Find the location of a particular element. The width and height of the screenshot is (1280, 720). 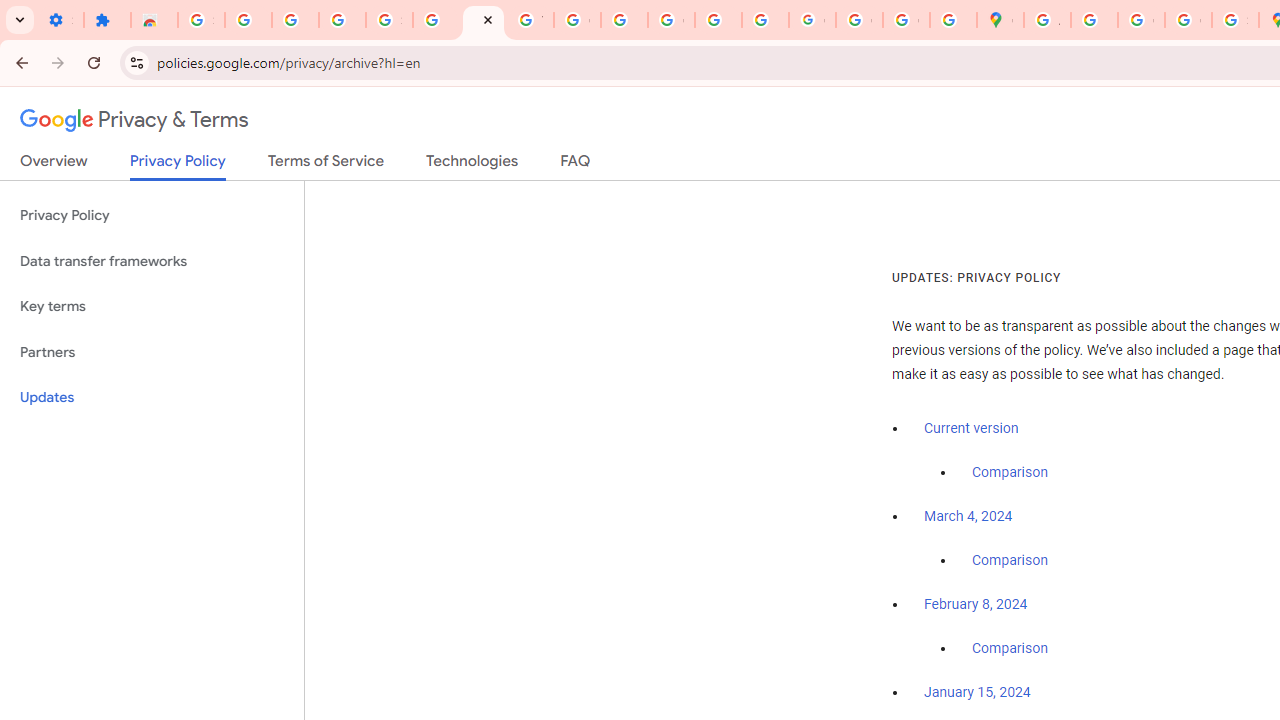

'Sign in - Google Accounts' is located at coordinates (201, 20).